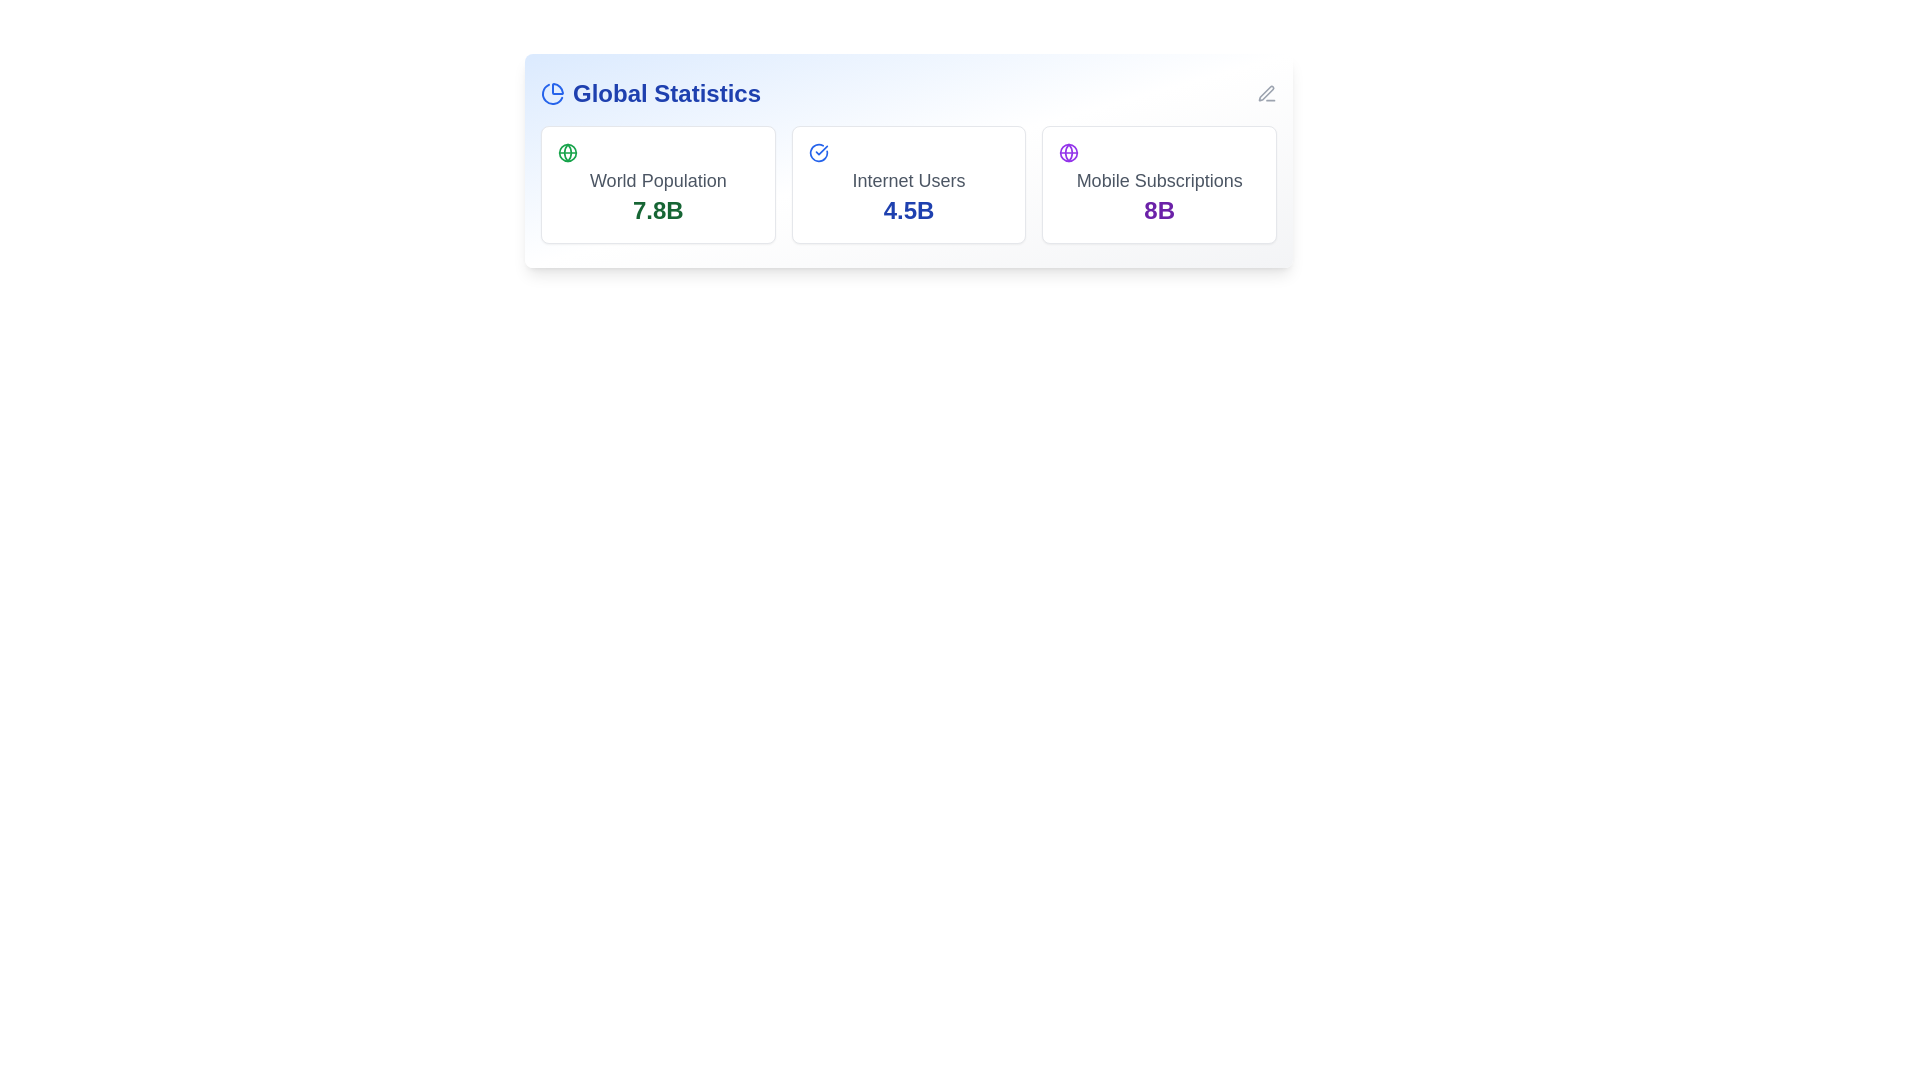  Describe the element at coordinates (552, 94) in the screenshot. I see `pie chart icon, which is styled with a blue circular outline and distinct sectors, located to the far left of the 'Global Statistics' section header` at that location.